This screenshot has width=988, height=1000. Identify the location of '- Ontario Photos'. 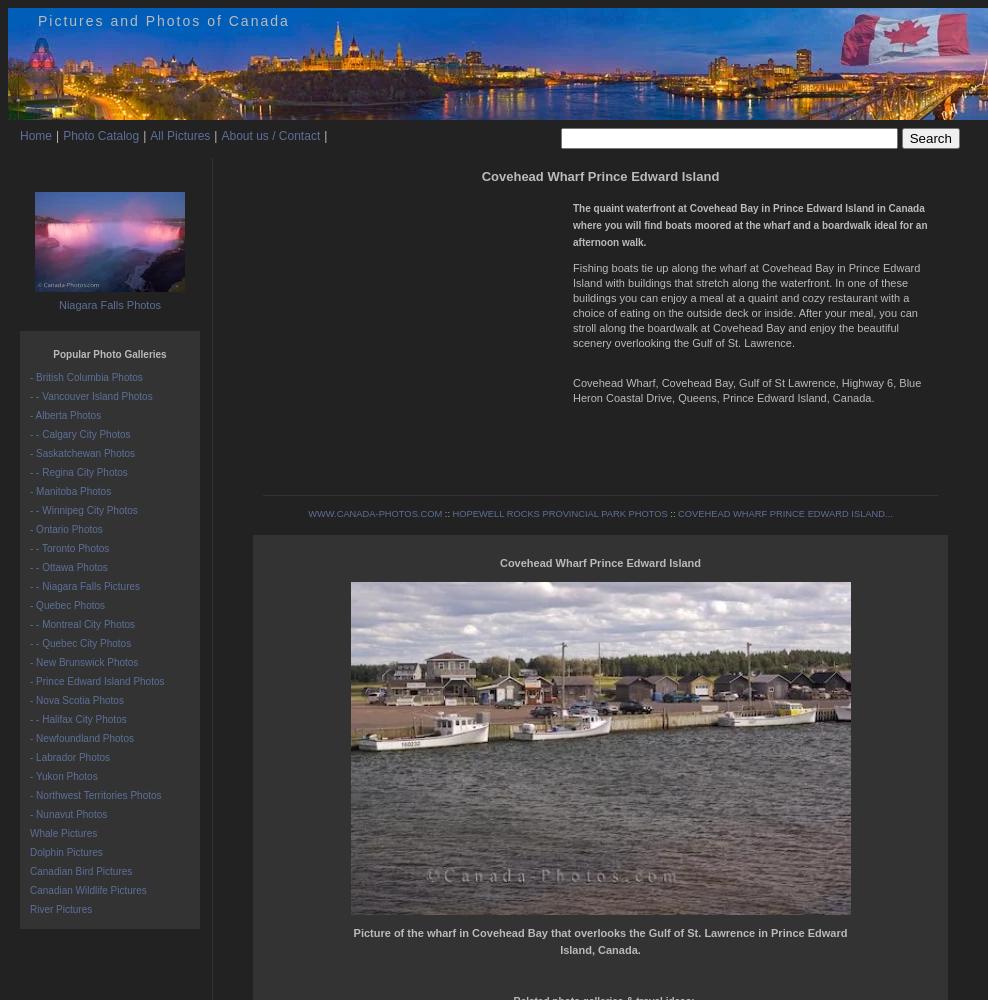
(65, 529).